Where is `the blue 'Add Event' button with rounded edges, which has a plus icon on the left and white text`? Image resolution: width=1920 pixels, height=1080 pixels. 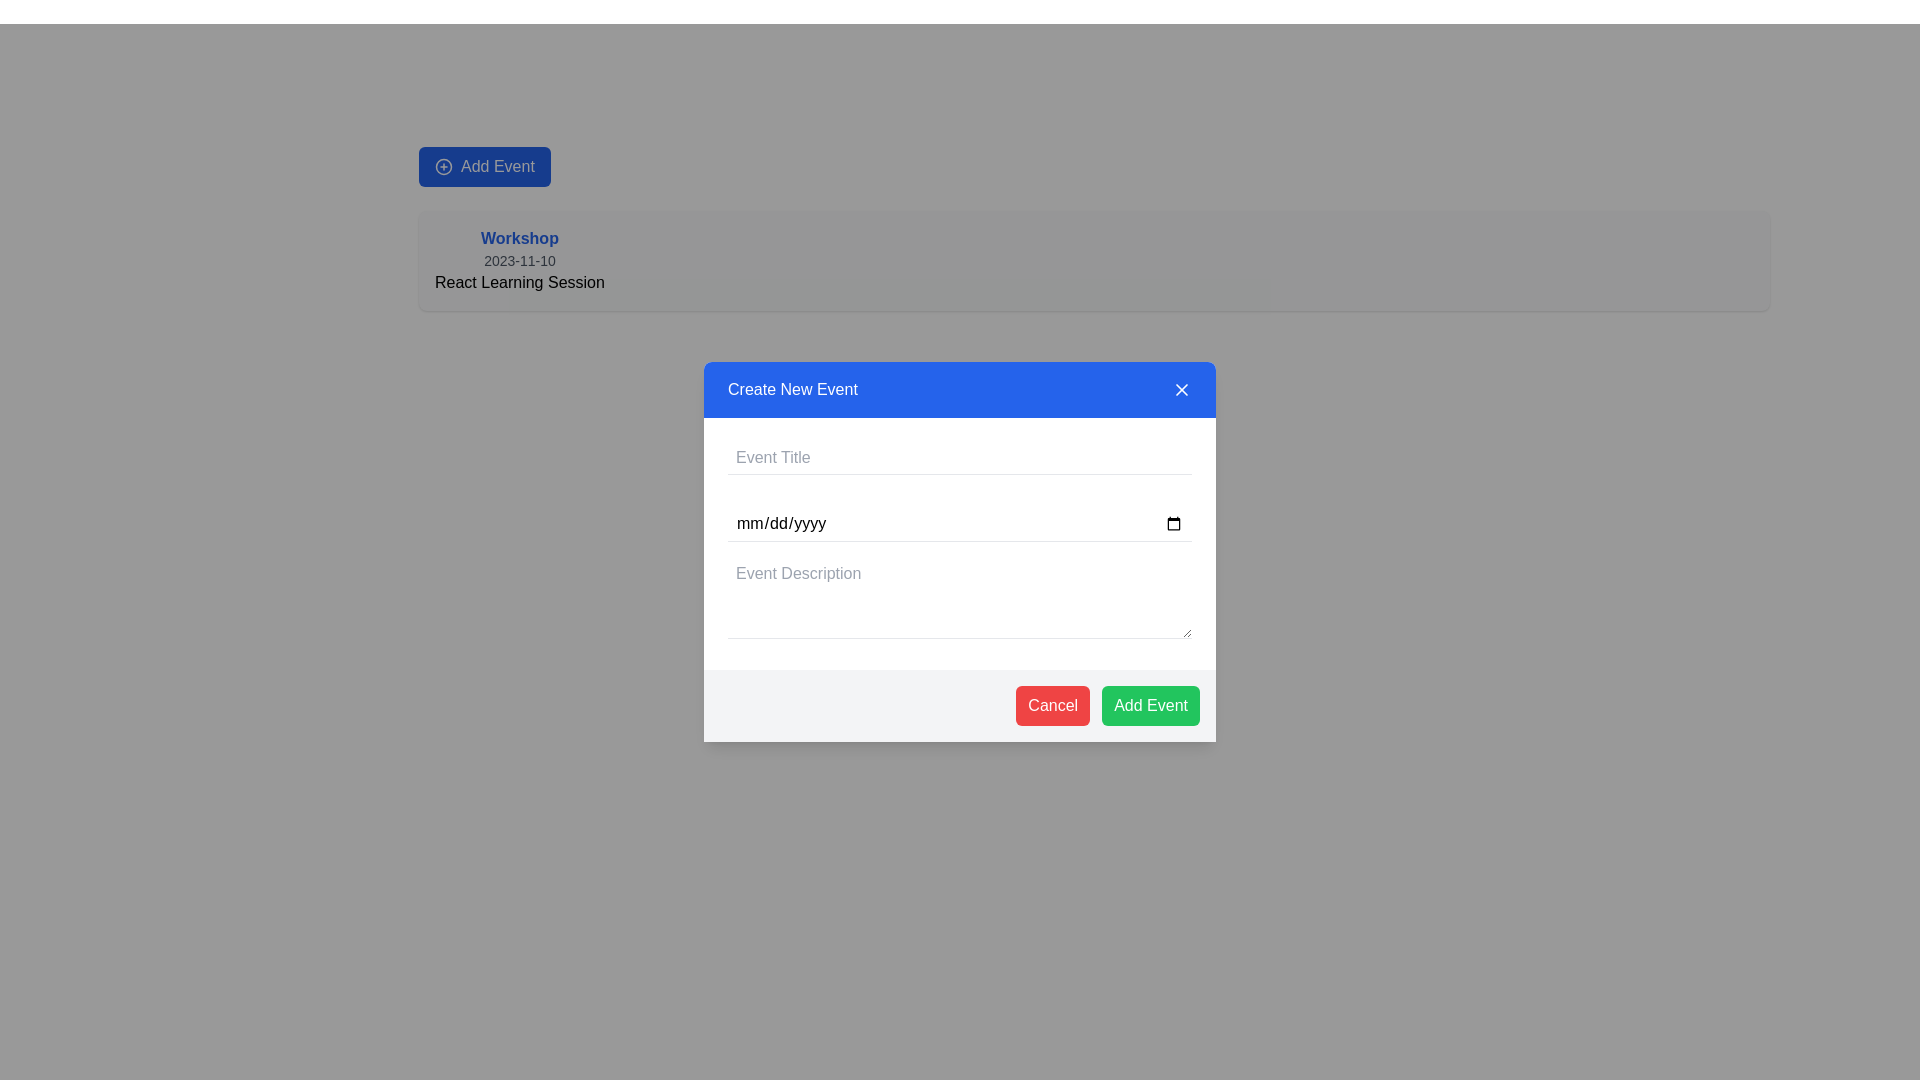
the blue 'Add Event' button with rounded edges, which has a plus icon on the left and white text is located at coordinates (484, 165).